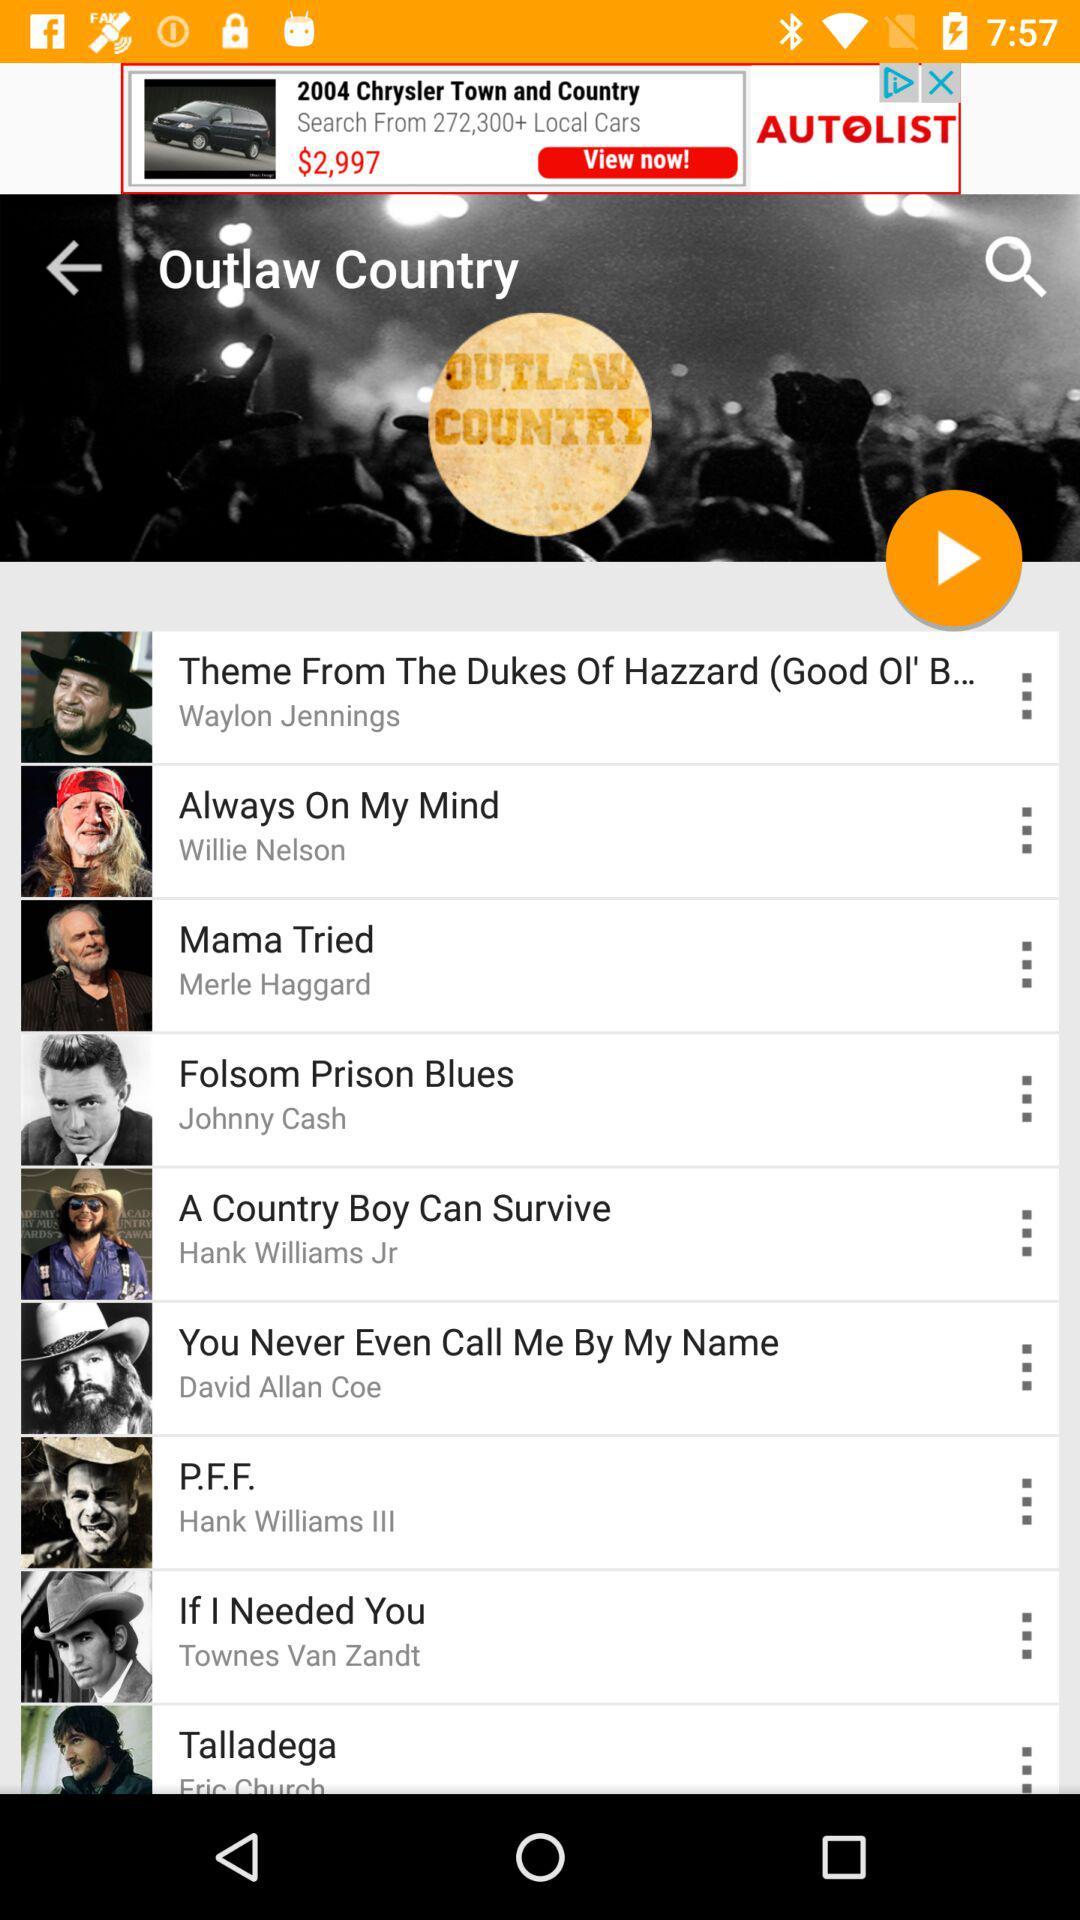 This screenshot has height=1920, width=1080. What do you see at coordinates (1027, 1232) in the screenshot?
I see `country music` at bounding box center [1027, 1232].